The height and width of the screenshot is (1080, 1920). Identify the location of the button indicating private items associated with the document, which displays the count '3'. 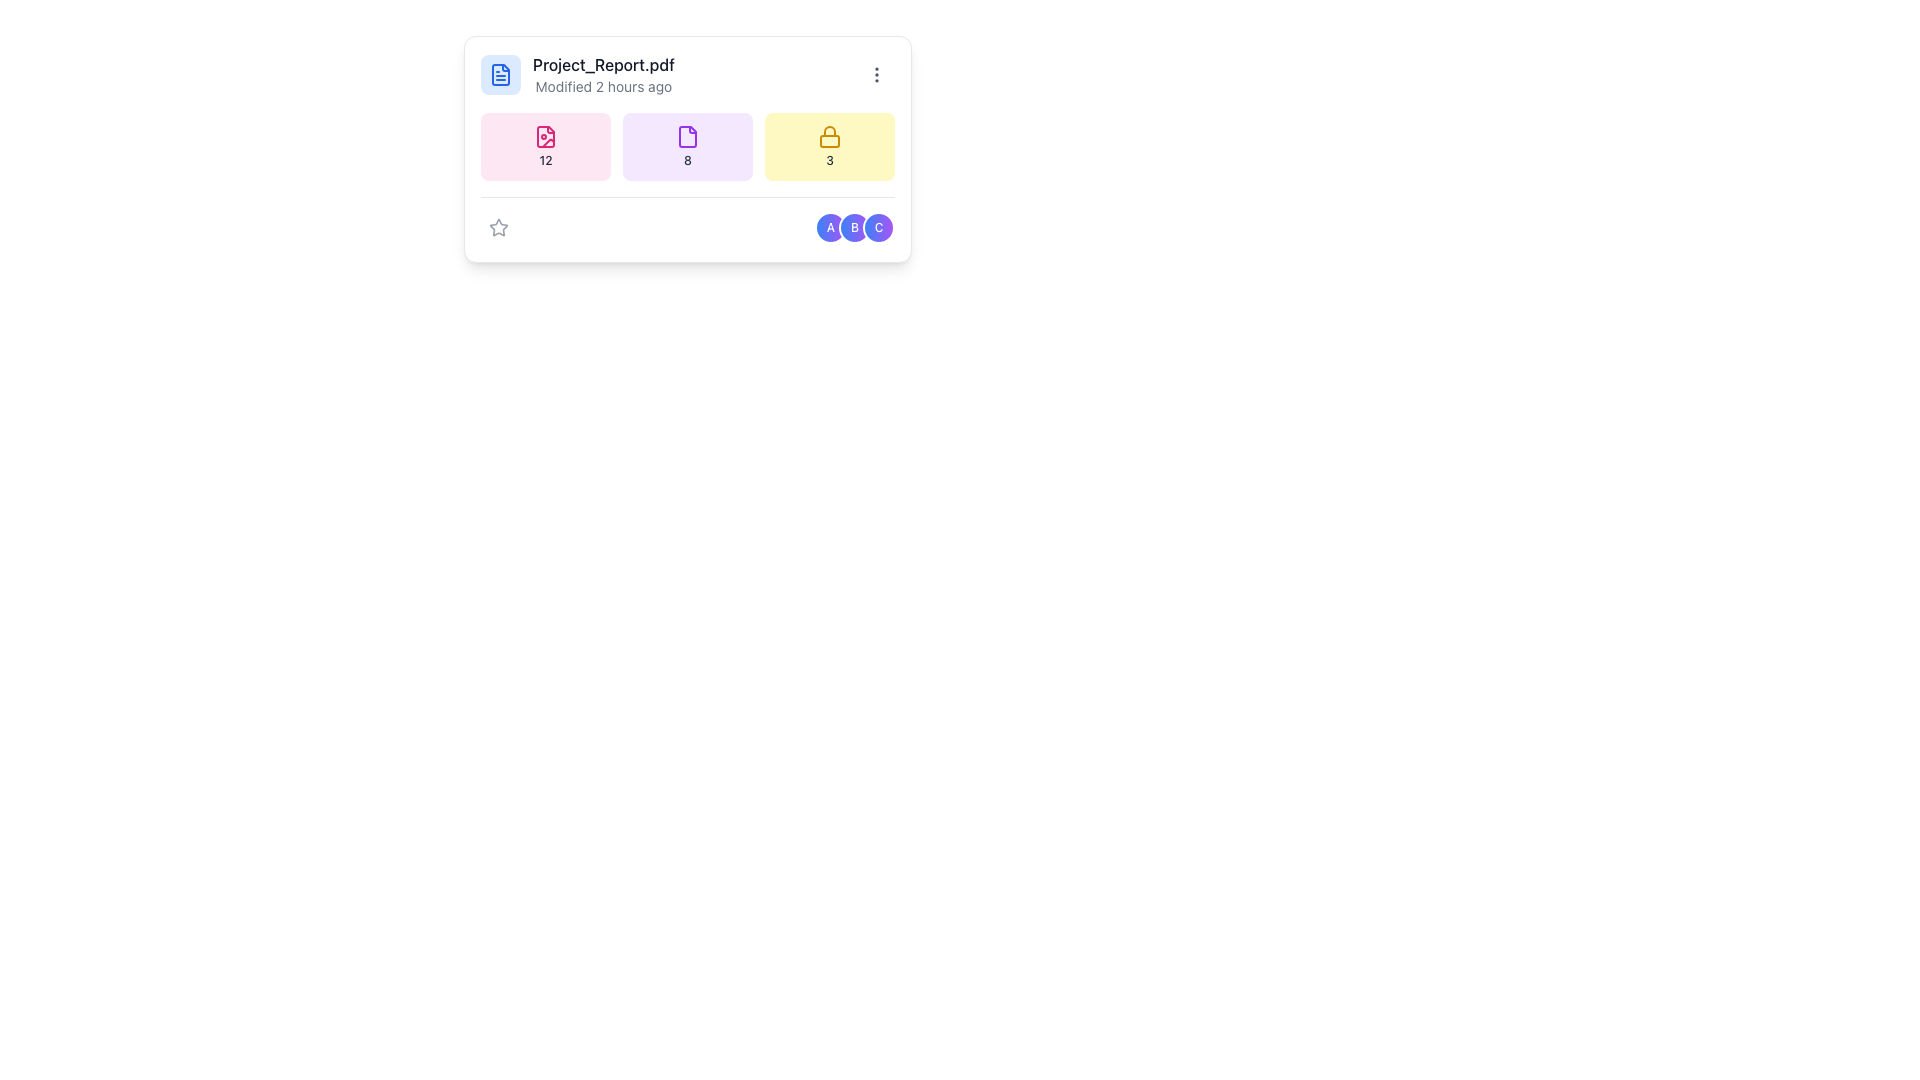
(830, 145).